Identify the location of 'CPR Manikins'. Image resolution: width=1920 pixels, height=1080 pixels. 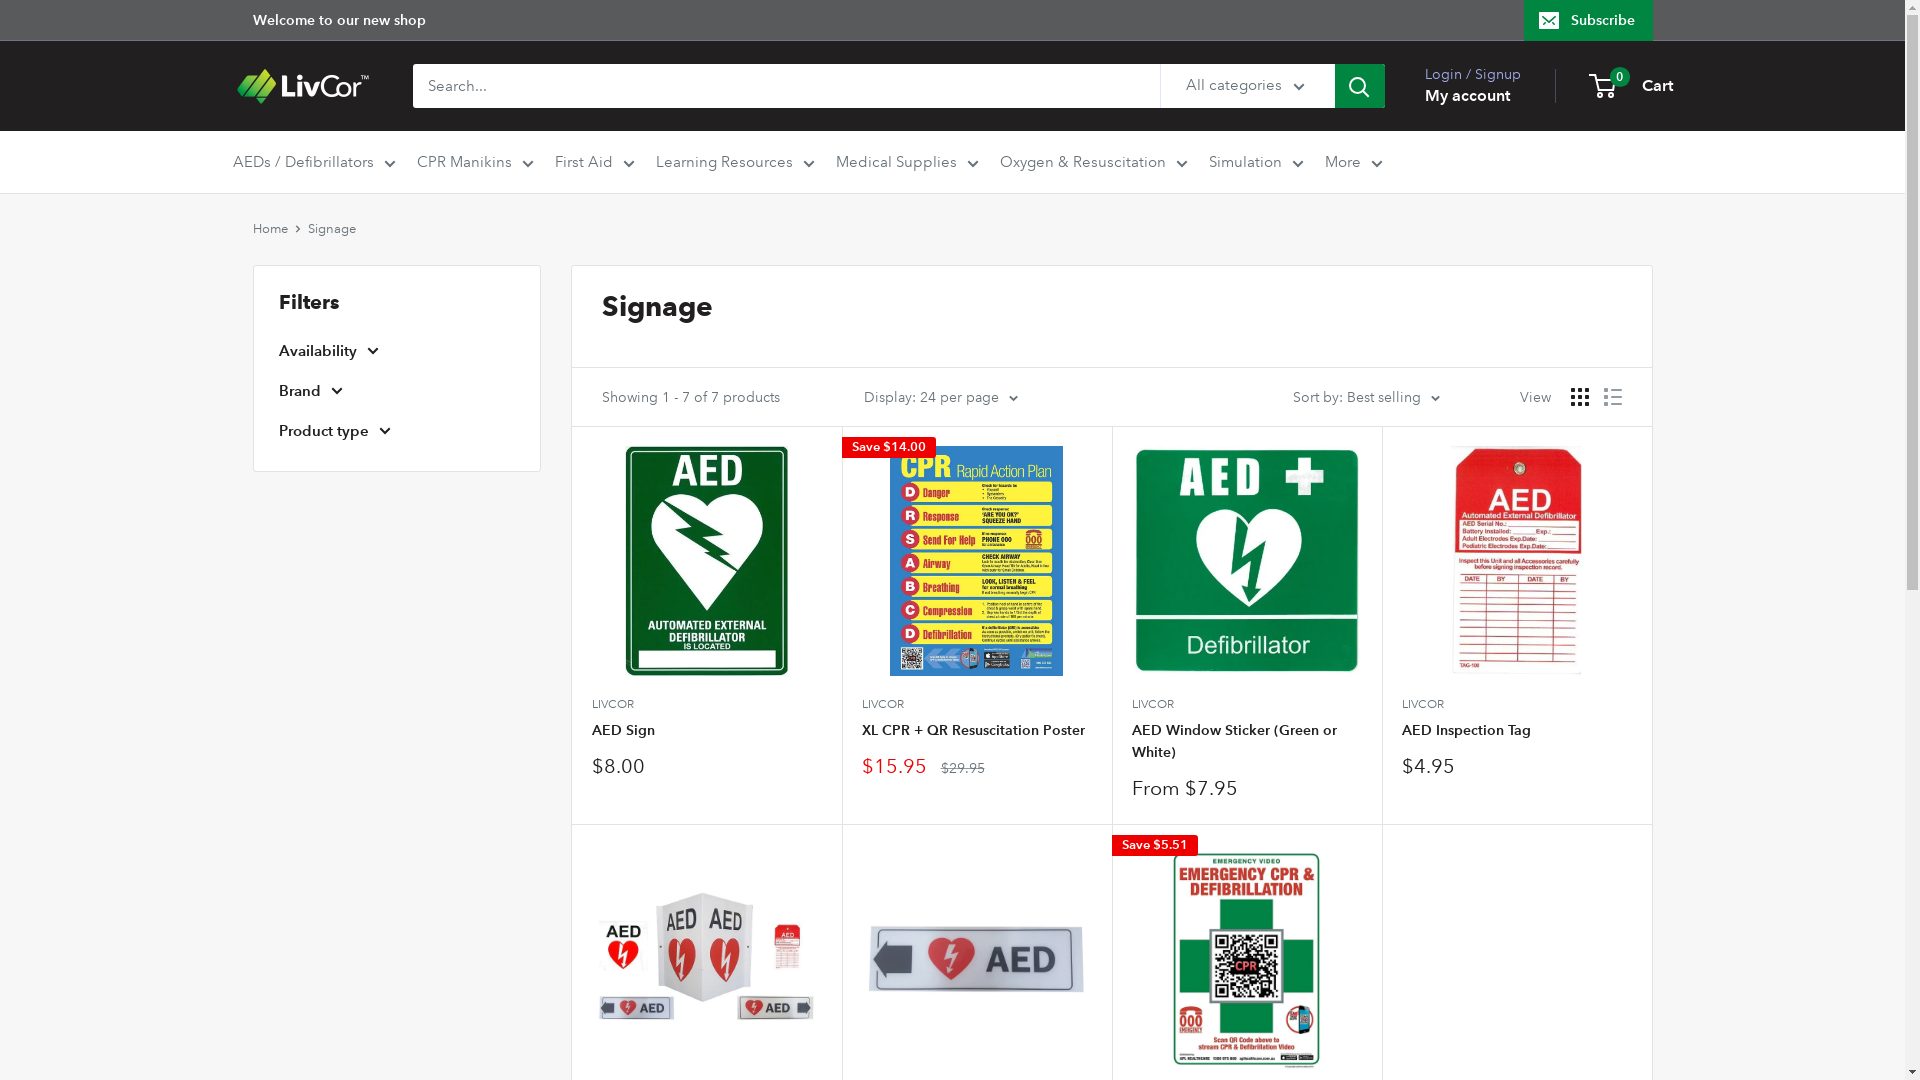
(473, 161).